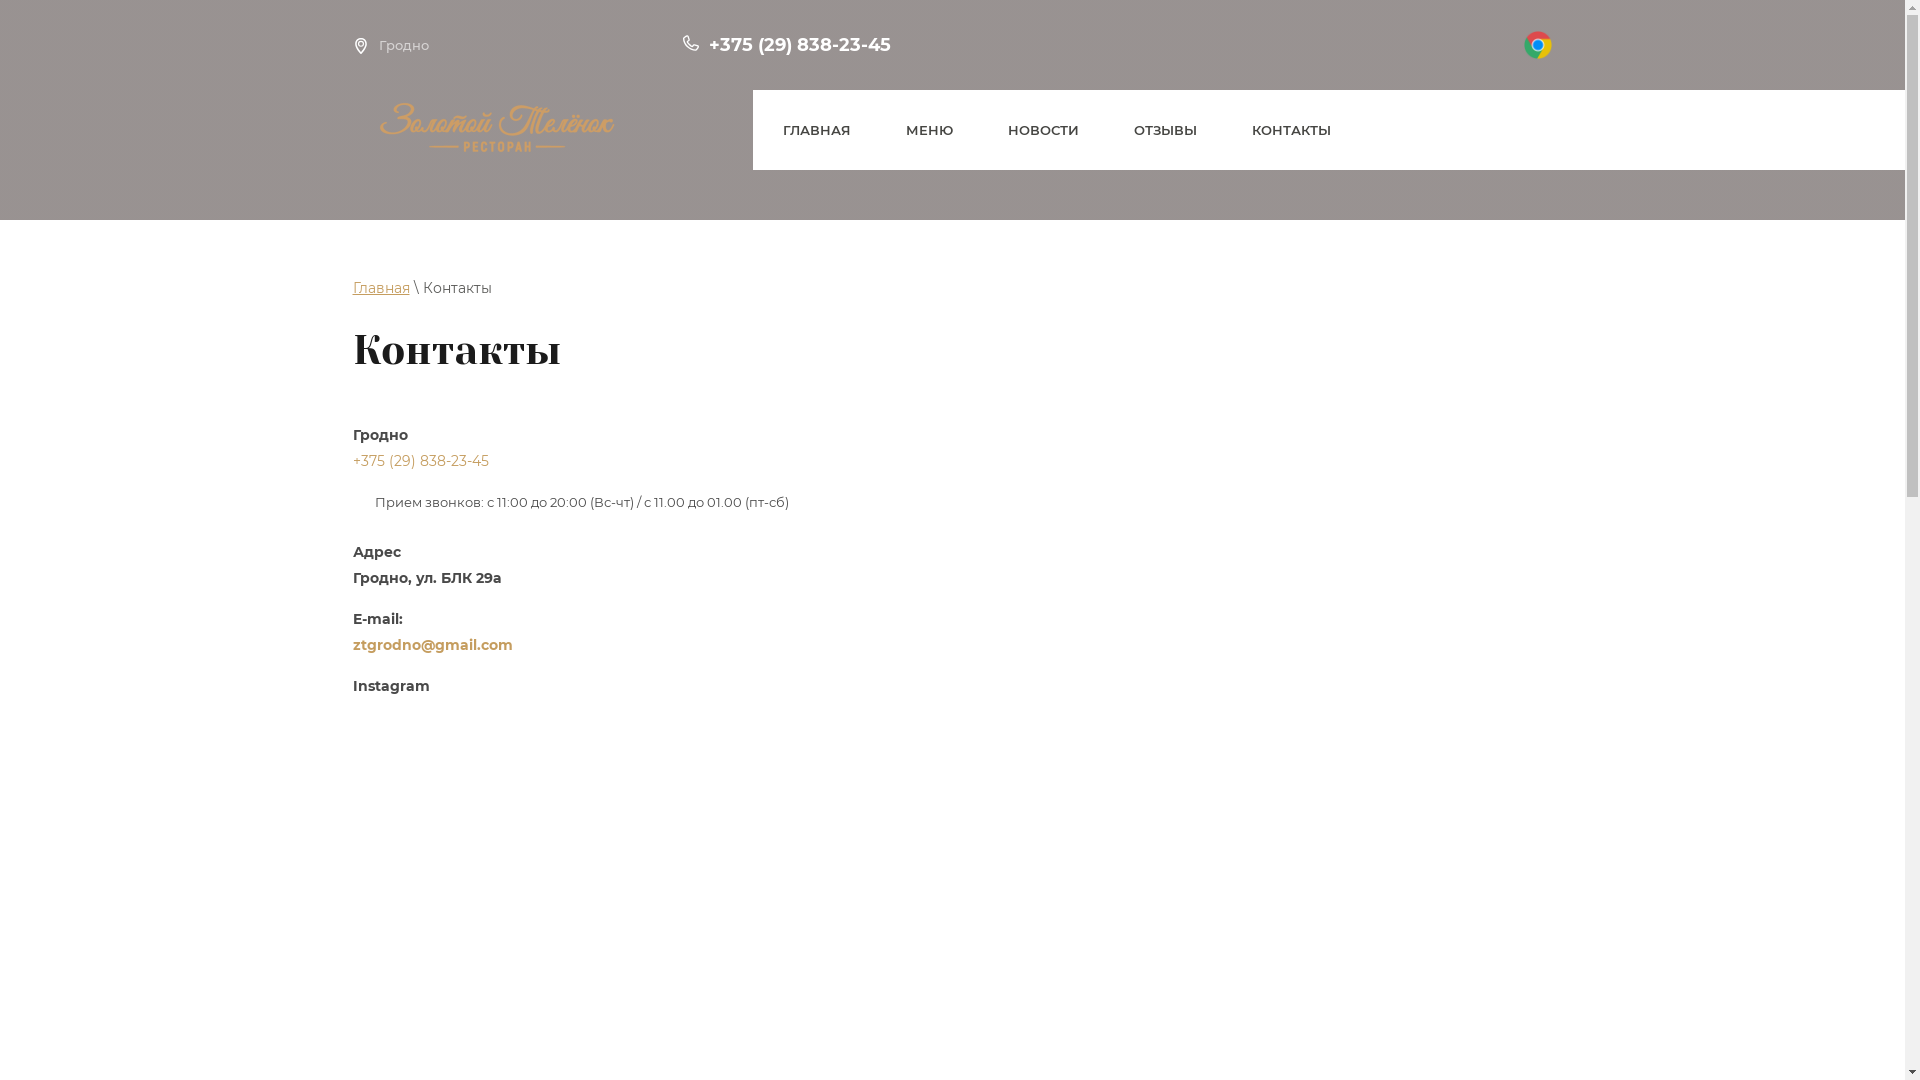 The image size is (1920, 1080). What do you see at coordinates (351, 461) in the screenshot?
I see `'+375 (29) 838-23-45'` at bounding box center [351, 461].